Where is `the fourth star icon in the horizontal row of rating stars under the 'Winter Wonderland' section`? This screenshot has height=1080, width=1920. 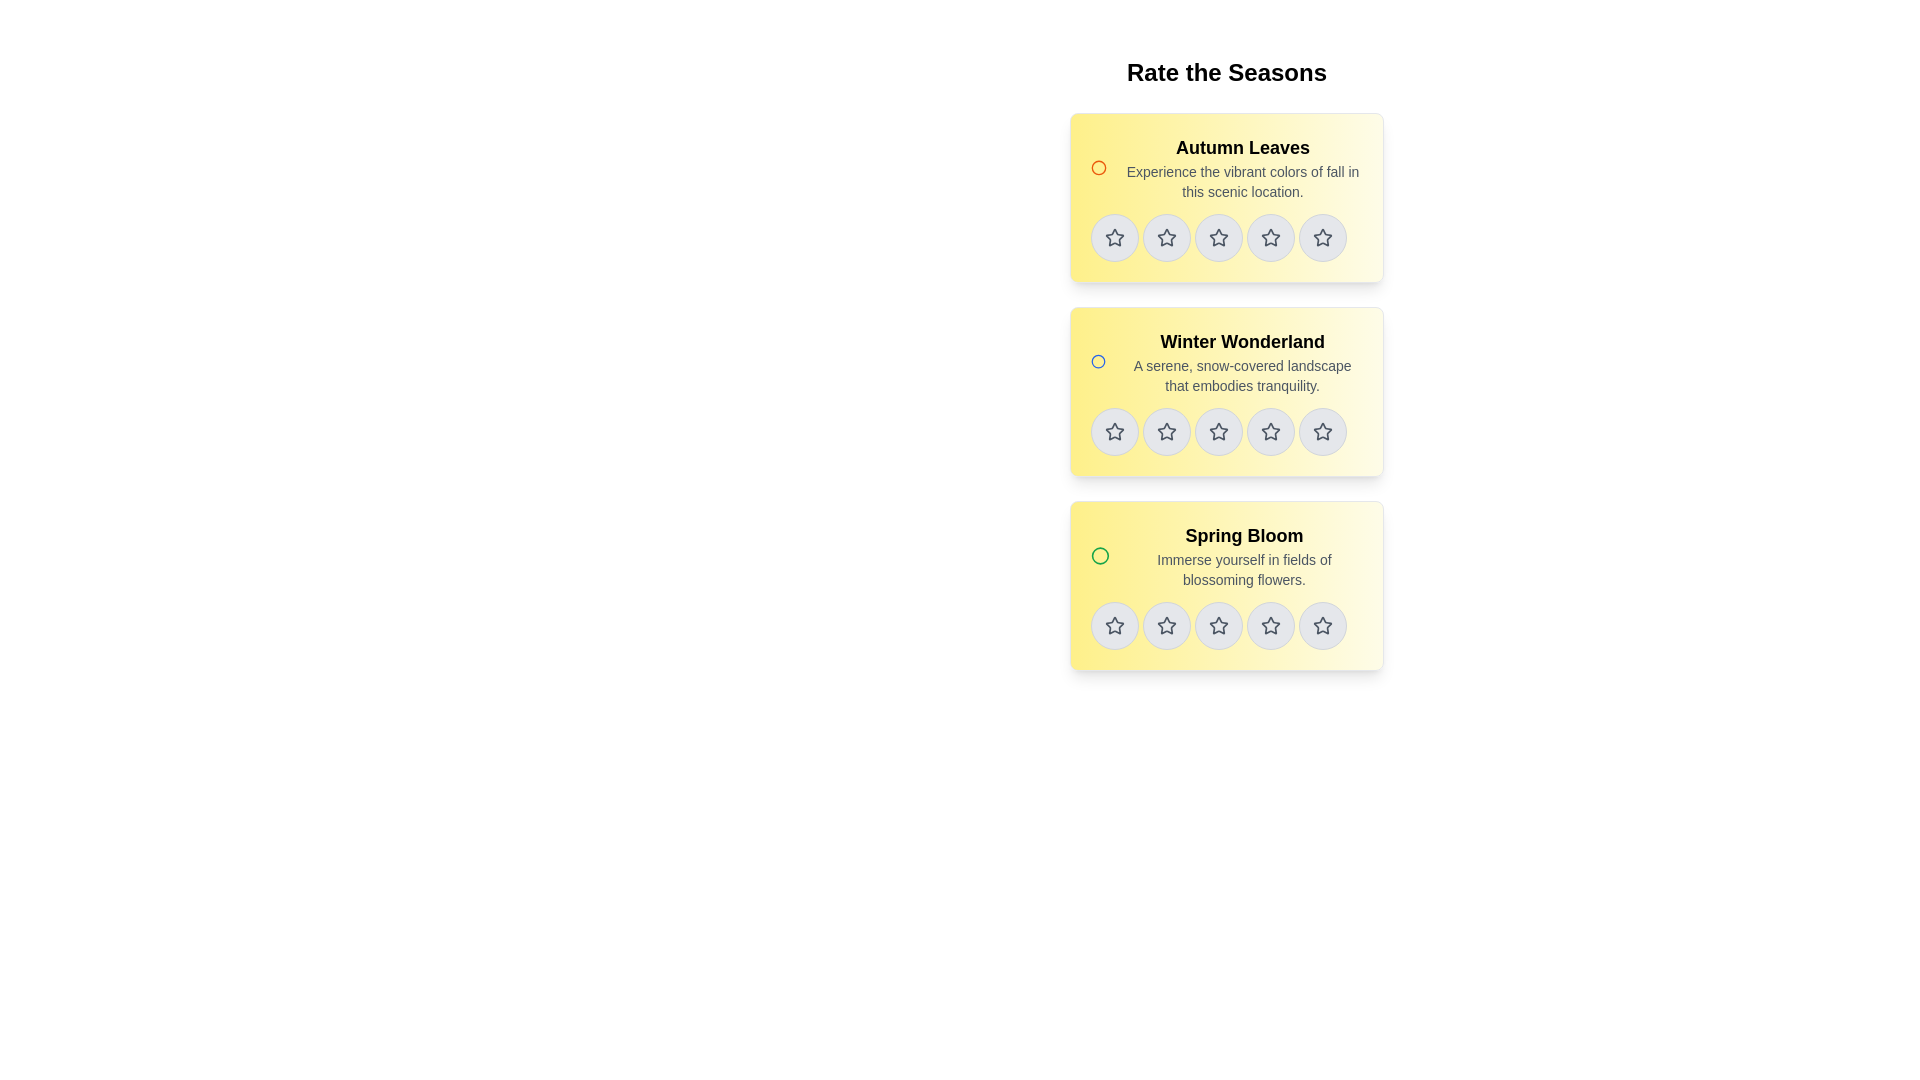 the fourth star icon in the horizontal row of rating stars under the 'Winter Wonderland' section is located at coordinates (1323, 430).